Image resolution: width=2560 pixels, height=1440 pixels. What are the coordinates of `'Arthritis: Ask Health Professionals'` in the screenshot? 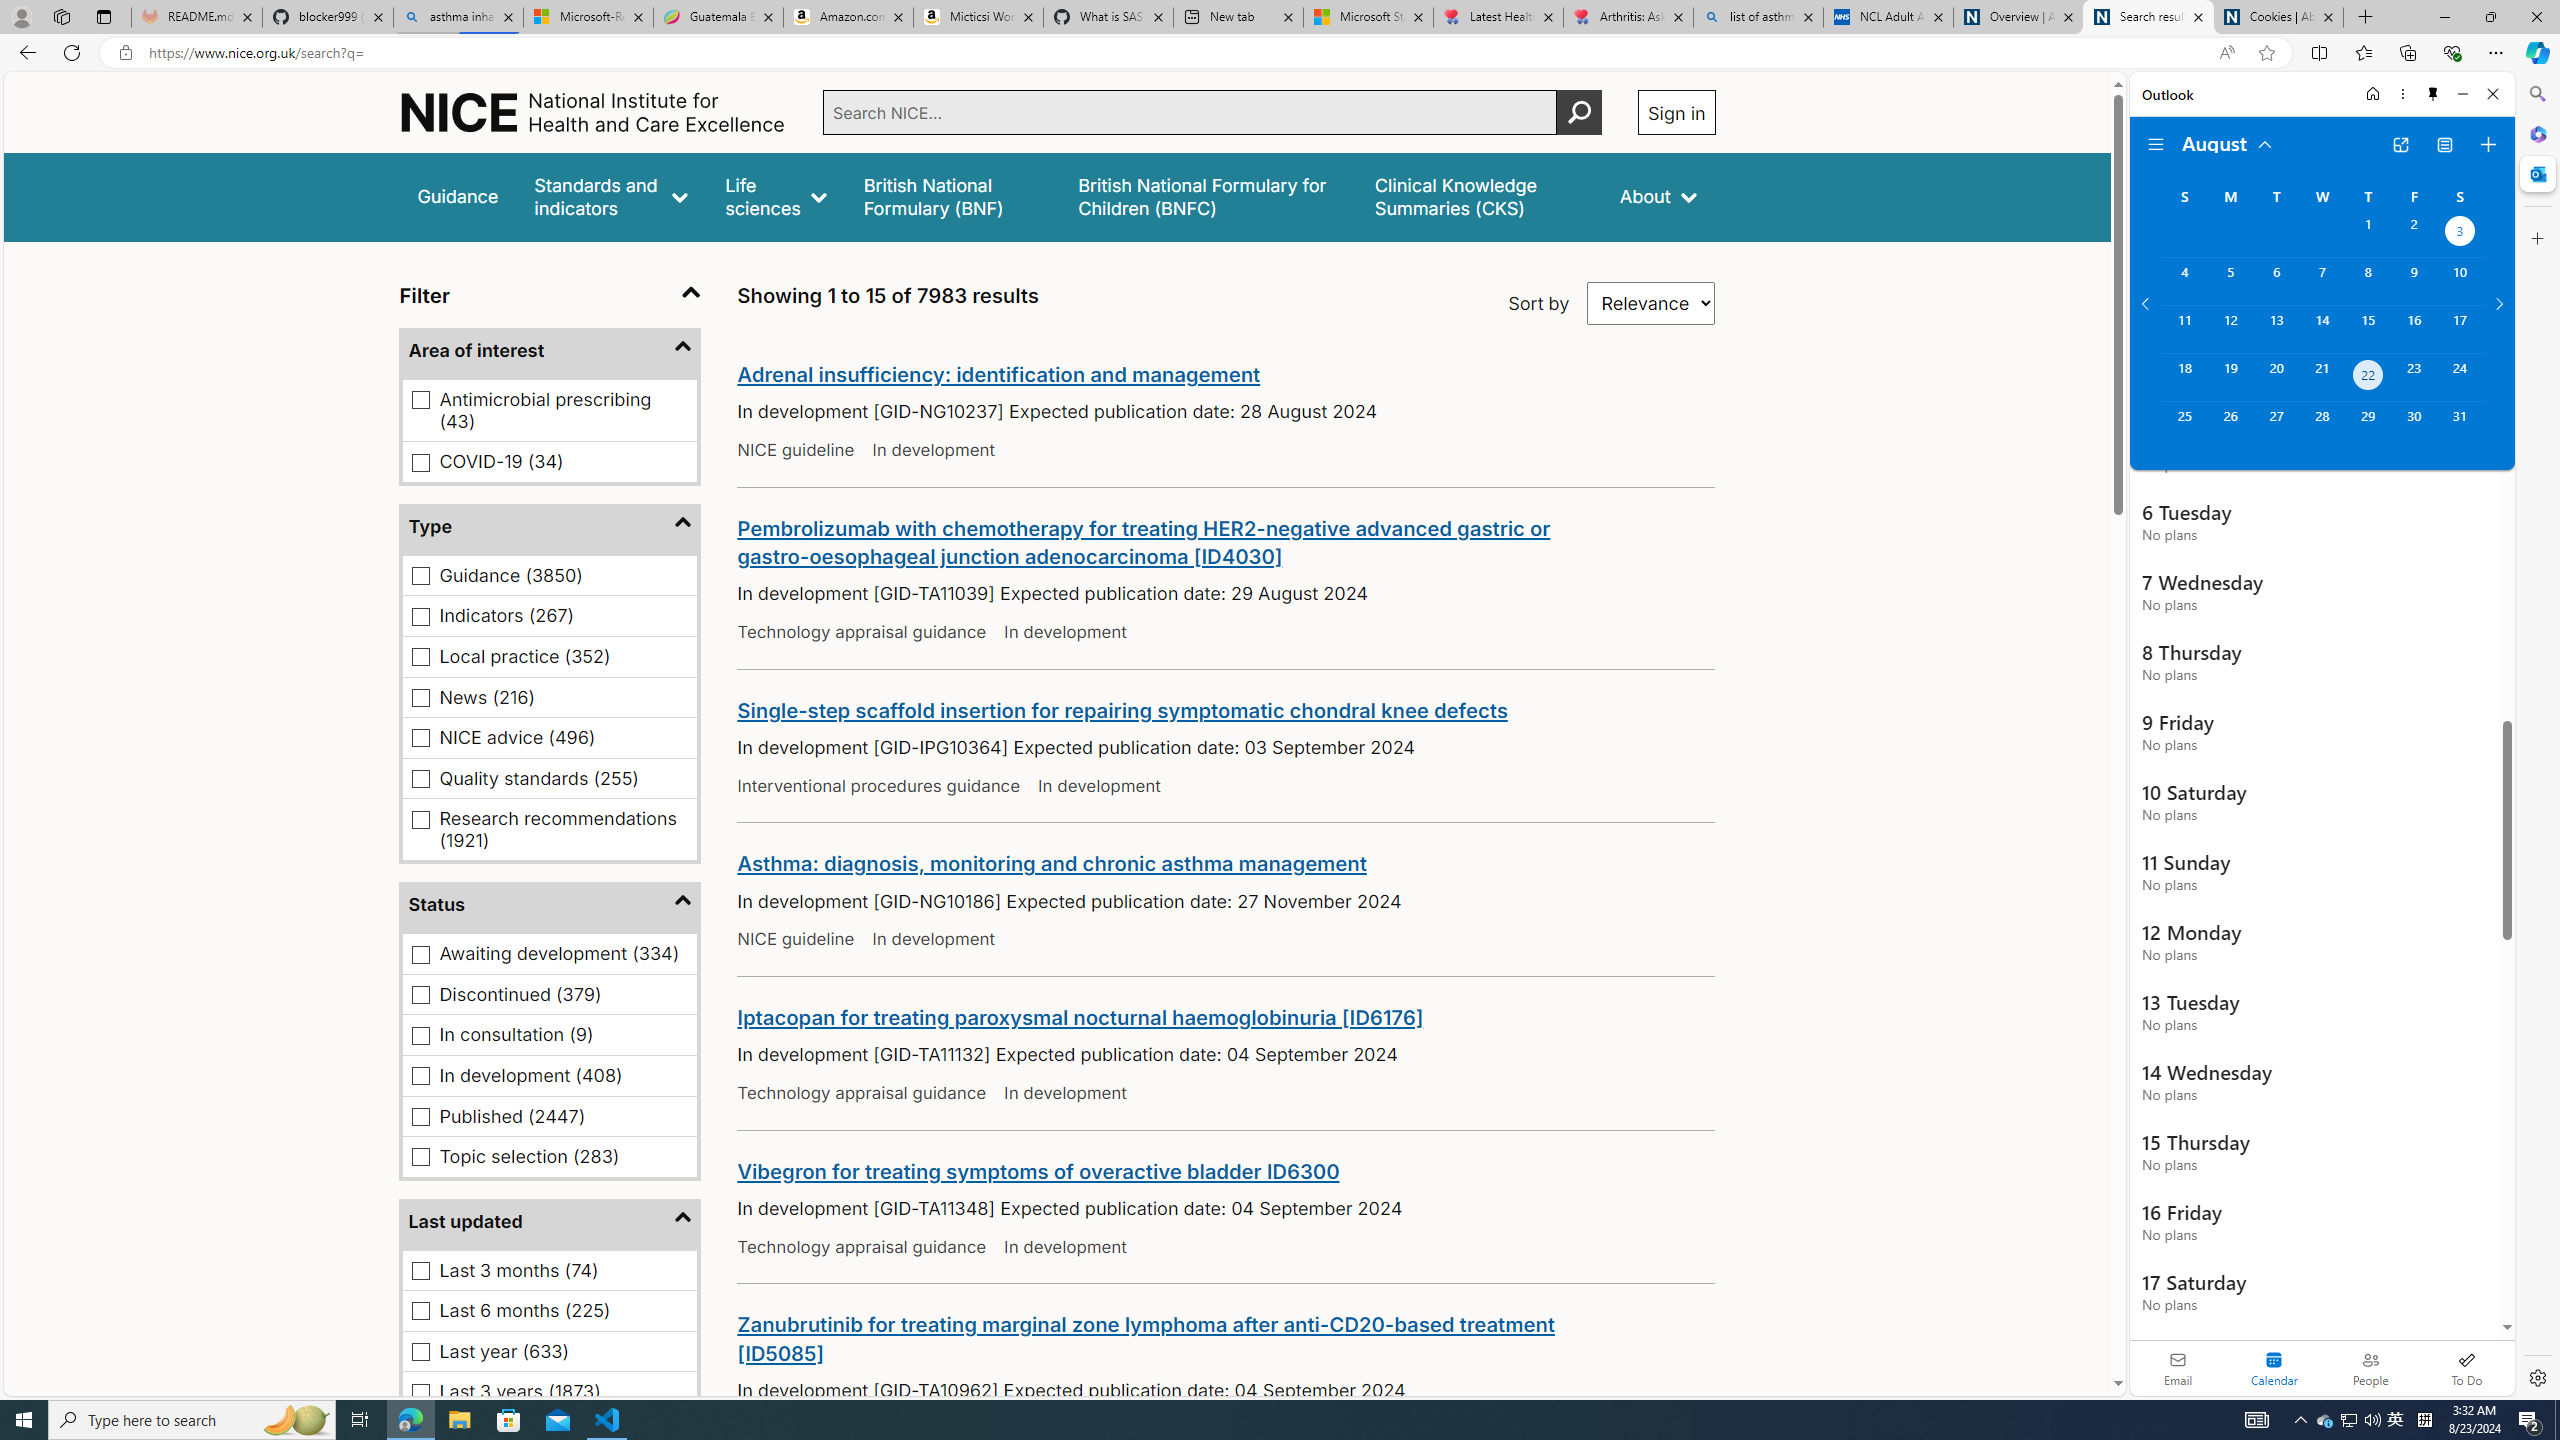 It's located at (1627, 16).